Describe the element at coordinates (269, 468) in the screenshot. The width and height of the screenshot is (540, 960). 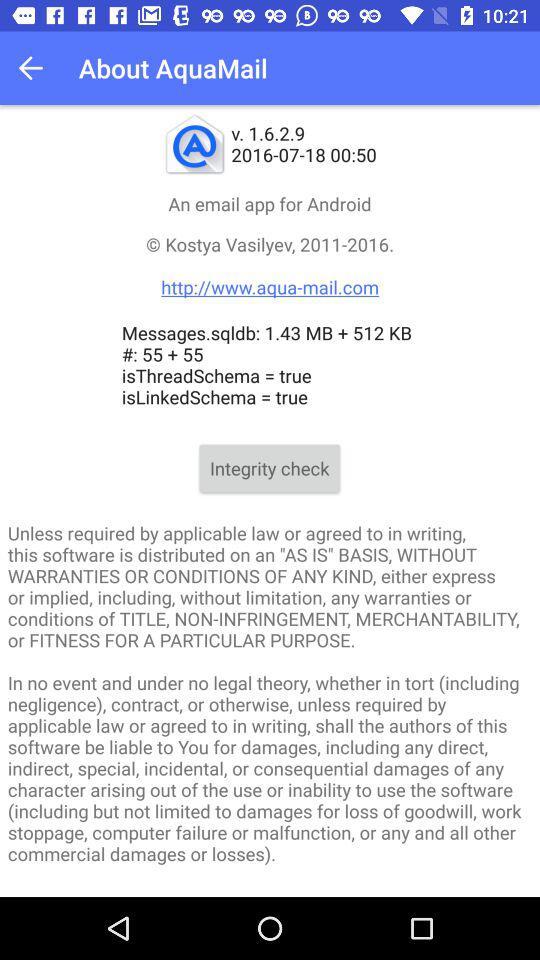
I see `the item above the unless required by item` at that location.